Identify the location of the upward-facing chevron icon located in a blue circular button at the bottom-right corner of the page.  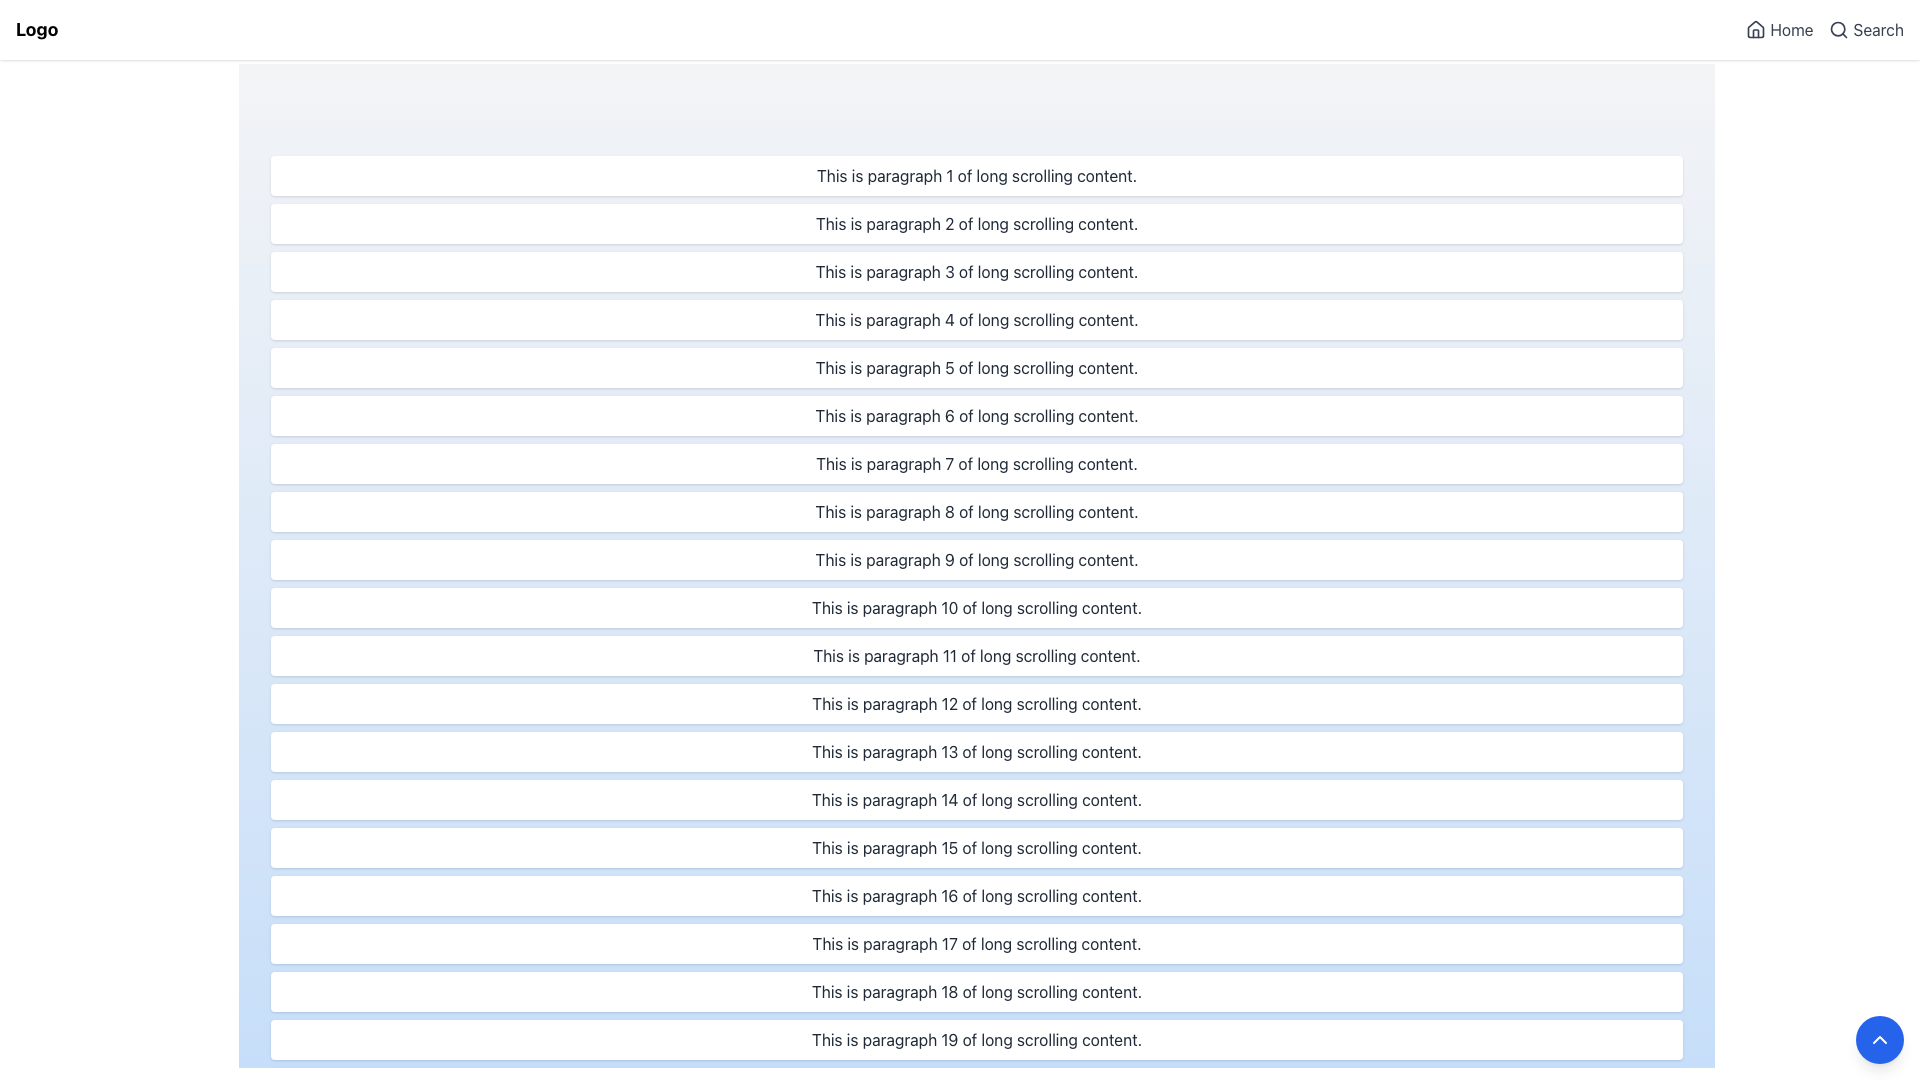
(1879, 1039).